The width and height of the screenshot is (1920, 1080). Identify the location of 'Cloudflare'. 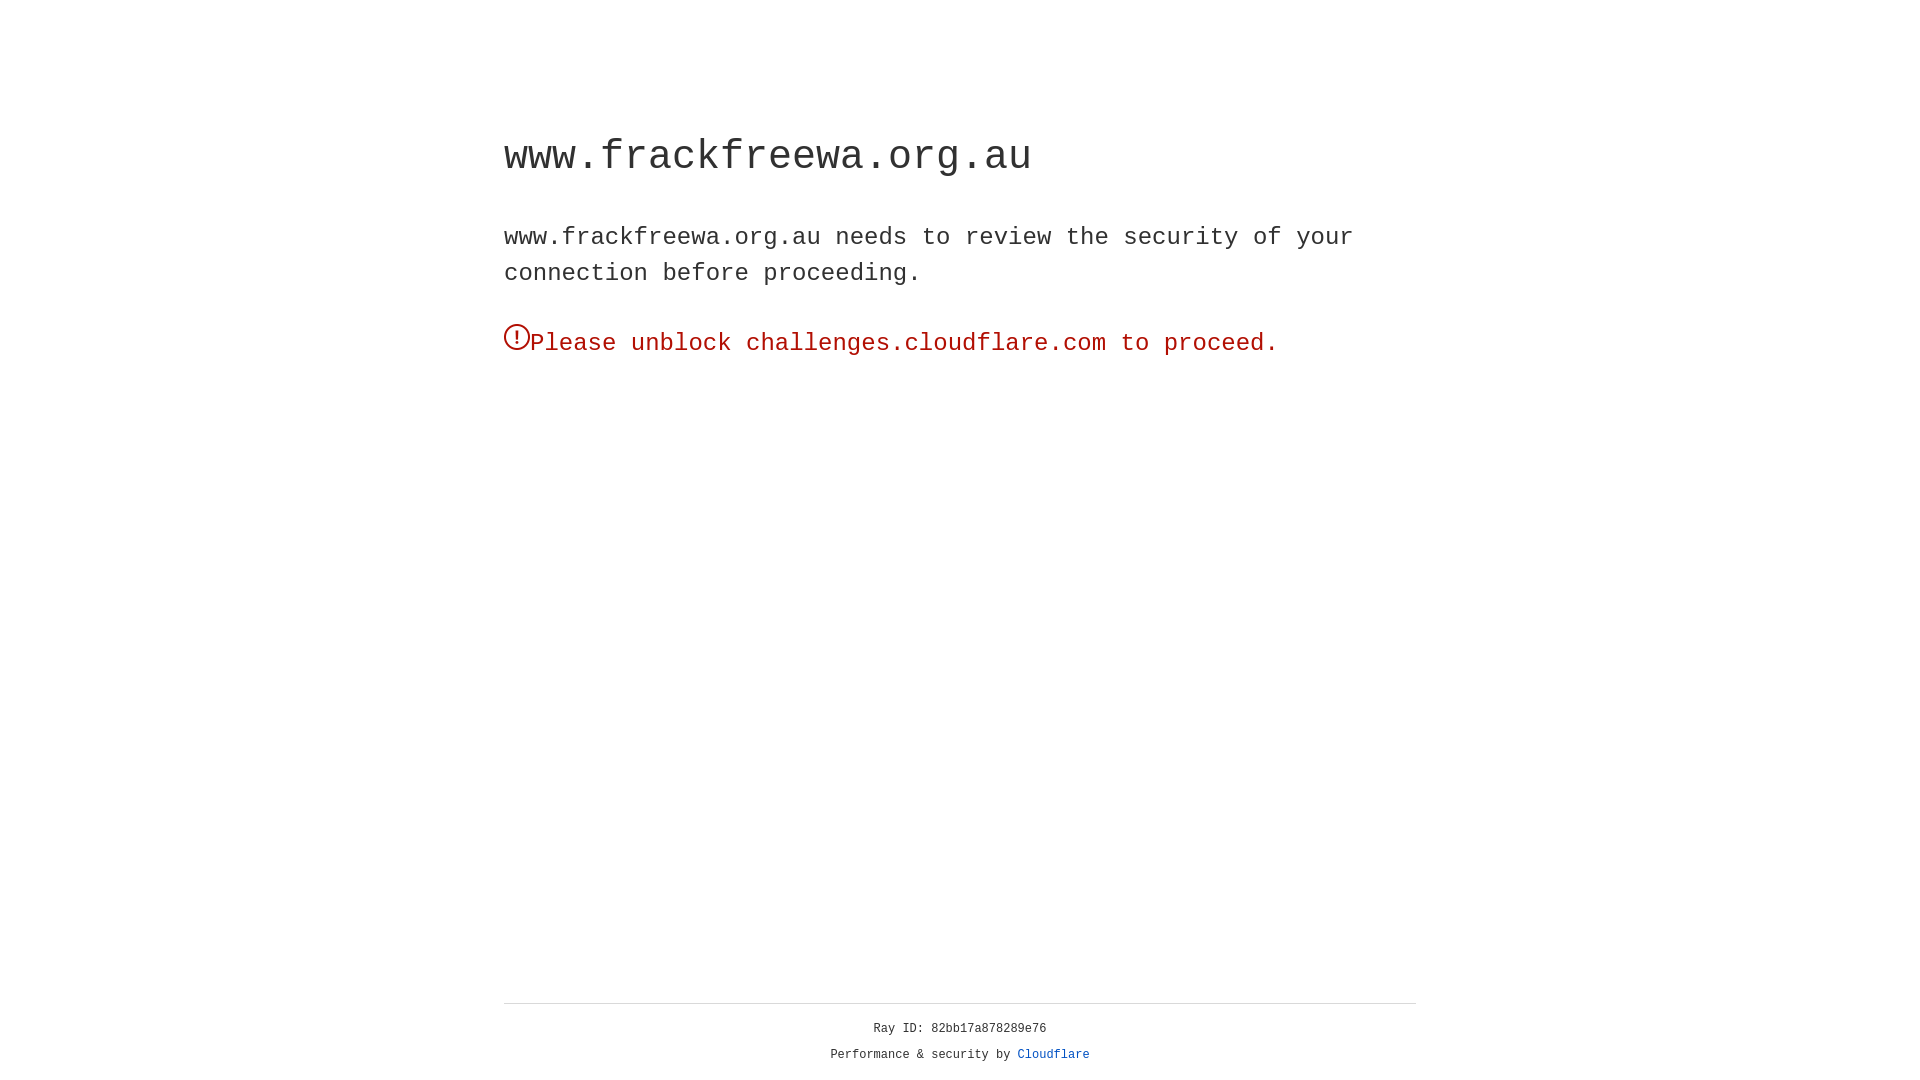
(1053, 1054).